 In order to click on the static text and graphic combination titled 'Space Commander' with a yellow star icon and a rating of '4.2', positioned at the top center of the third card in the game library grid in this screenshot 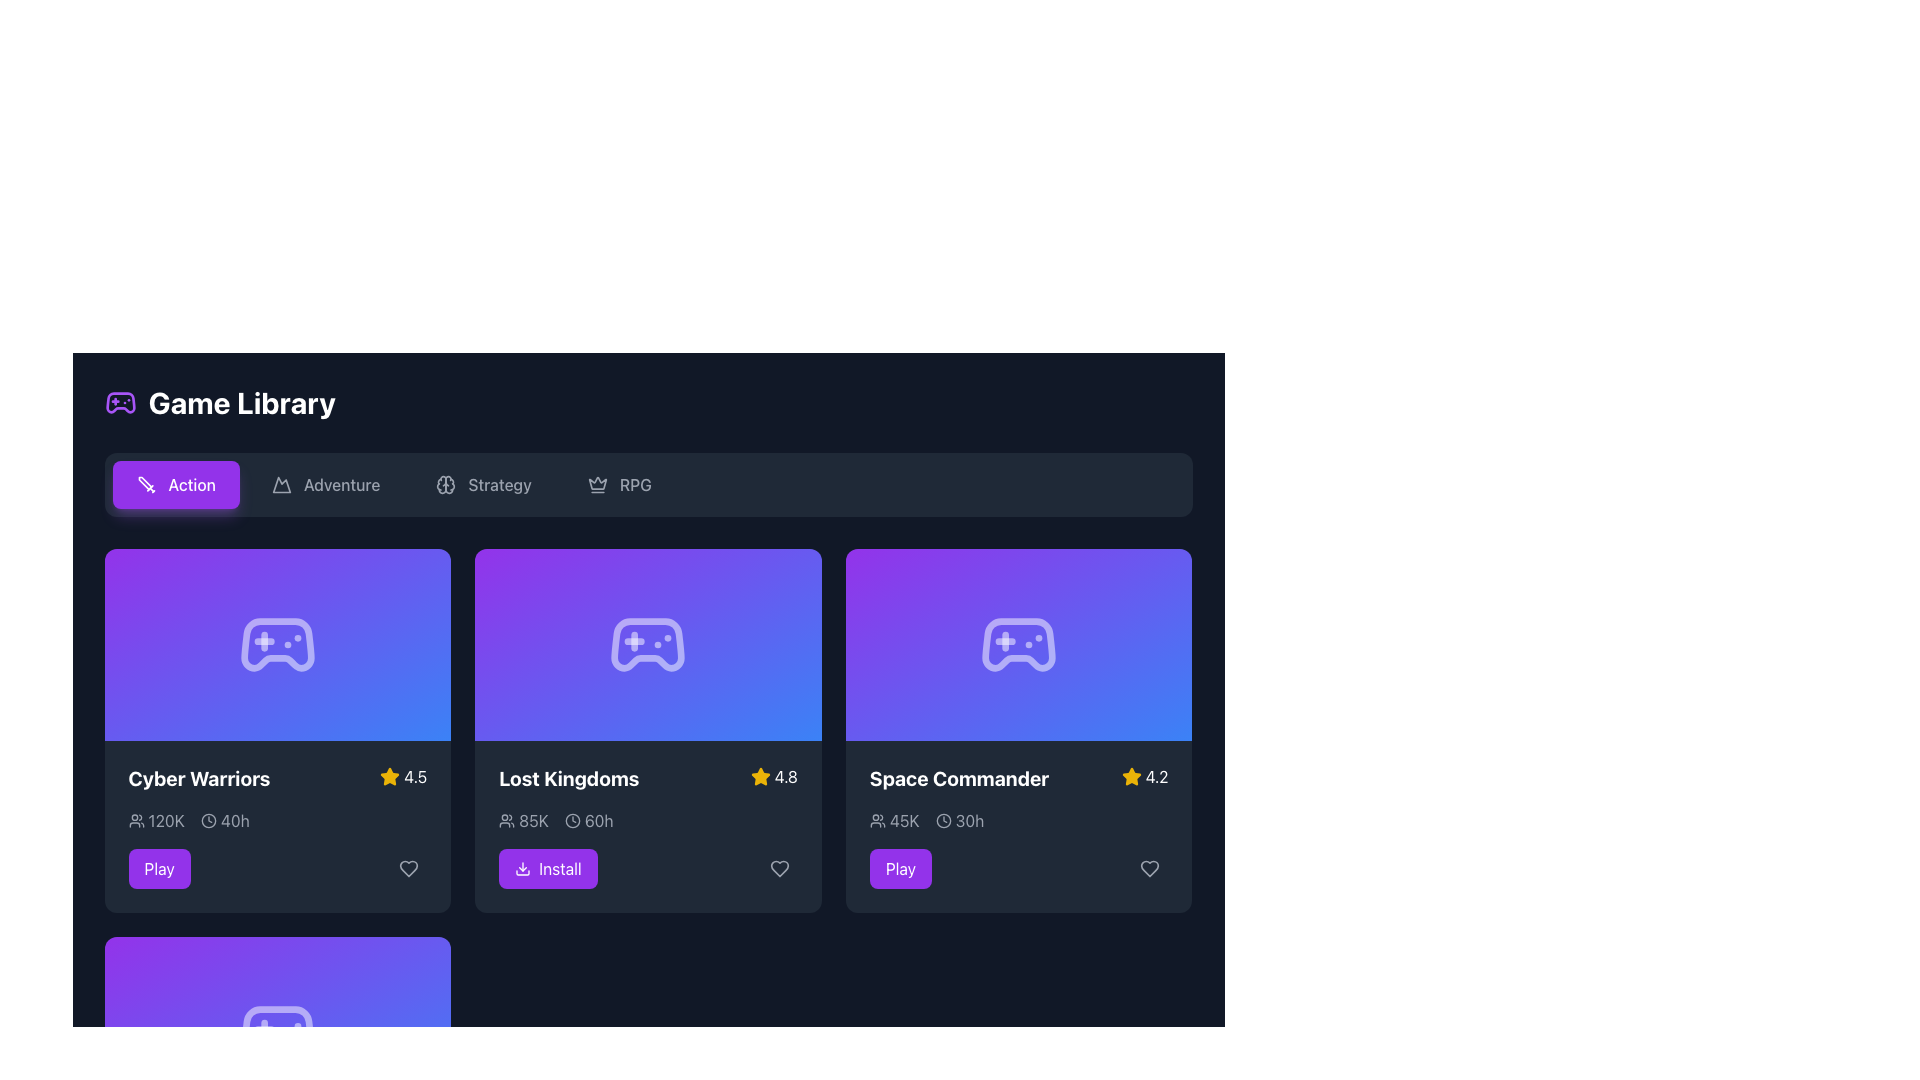, I will do `click(1019, 778)`.